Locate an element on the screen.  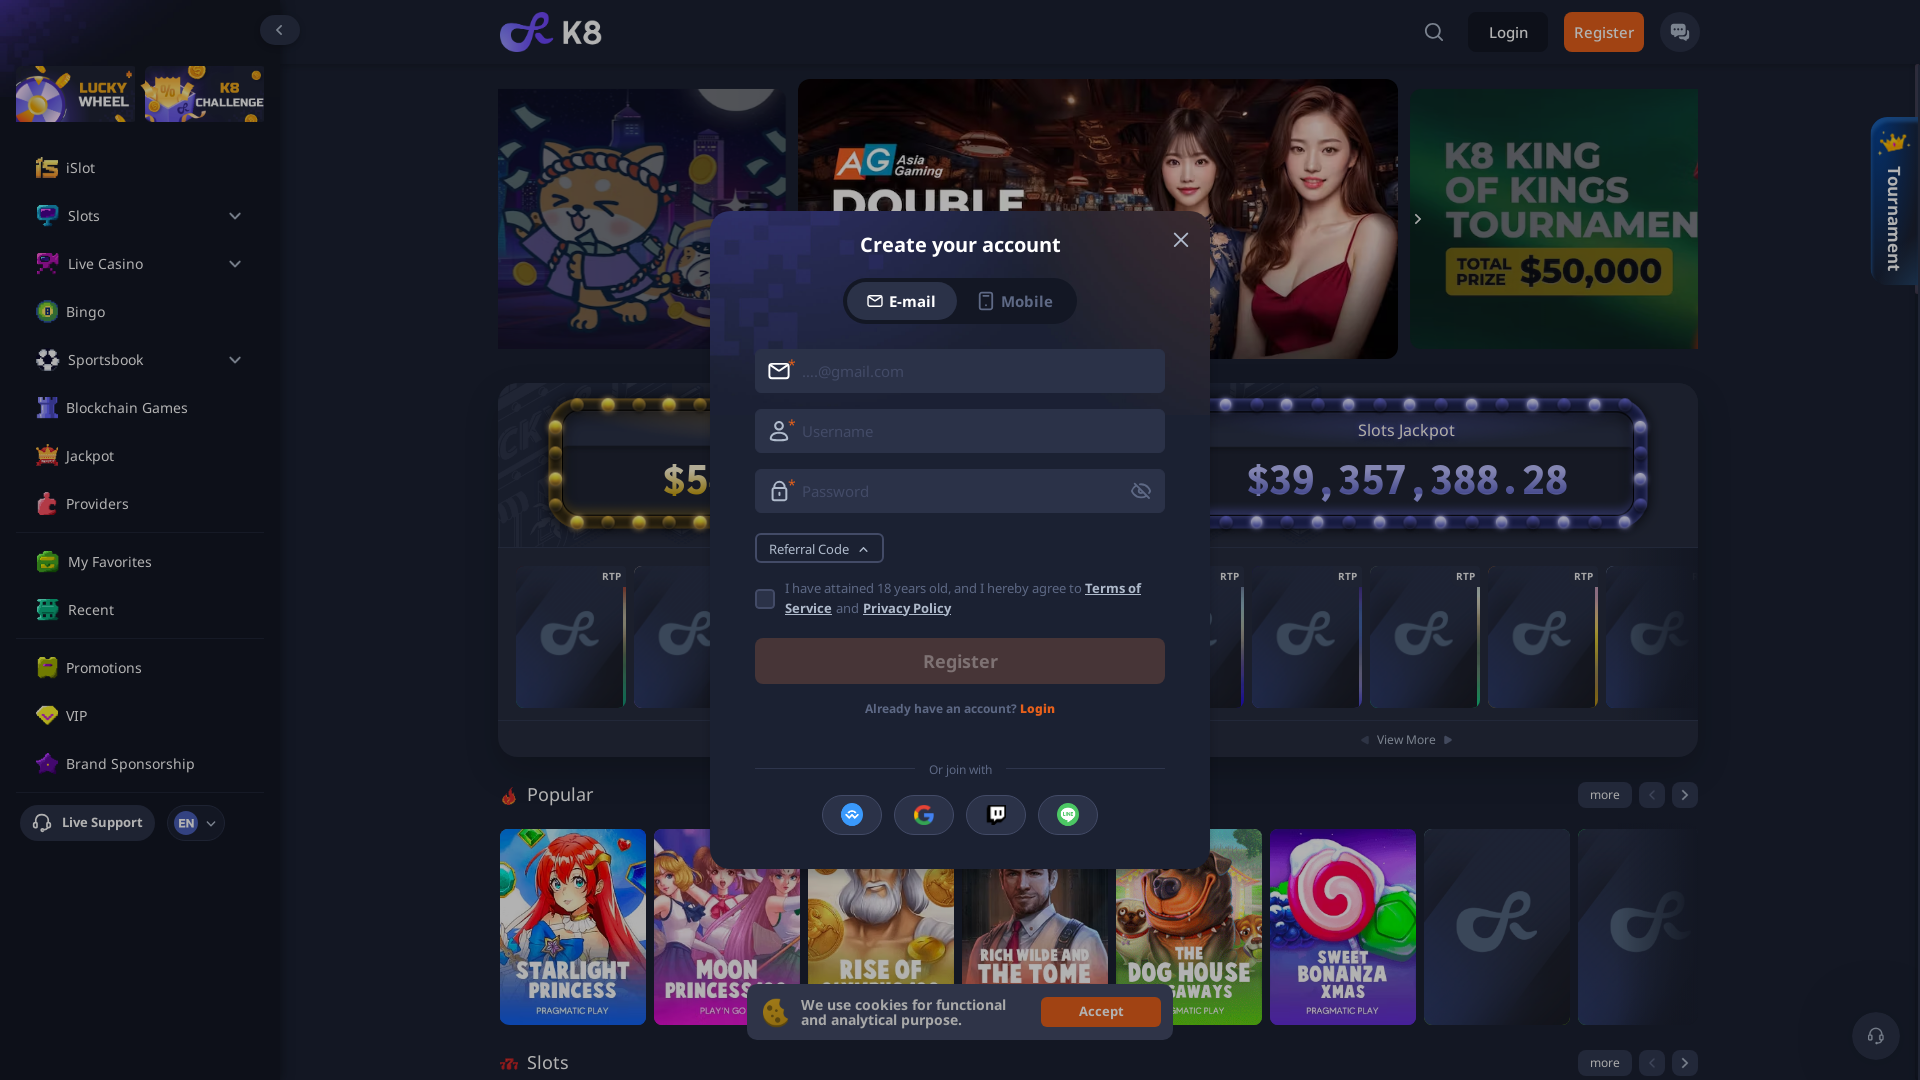
'more' is located at coordinates (1604, 793).